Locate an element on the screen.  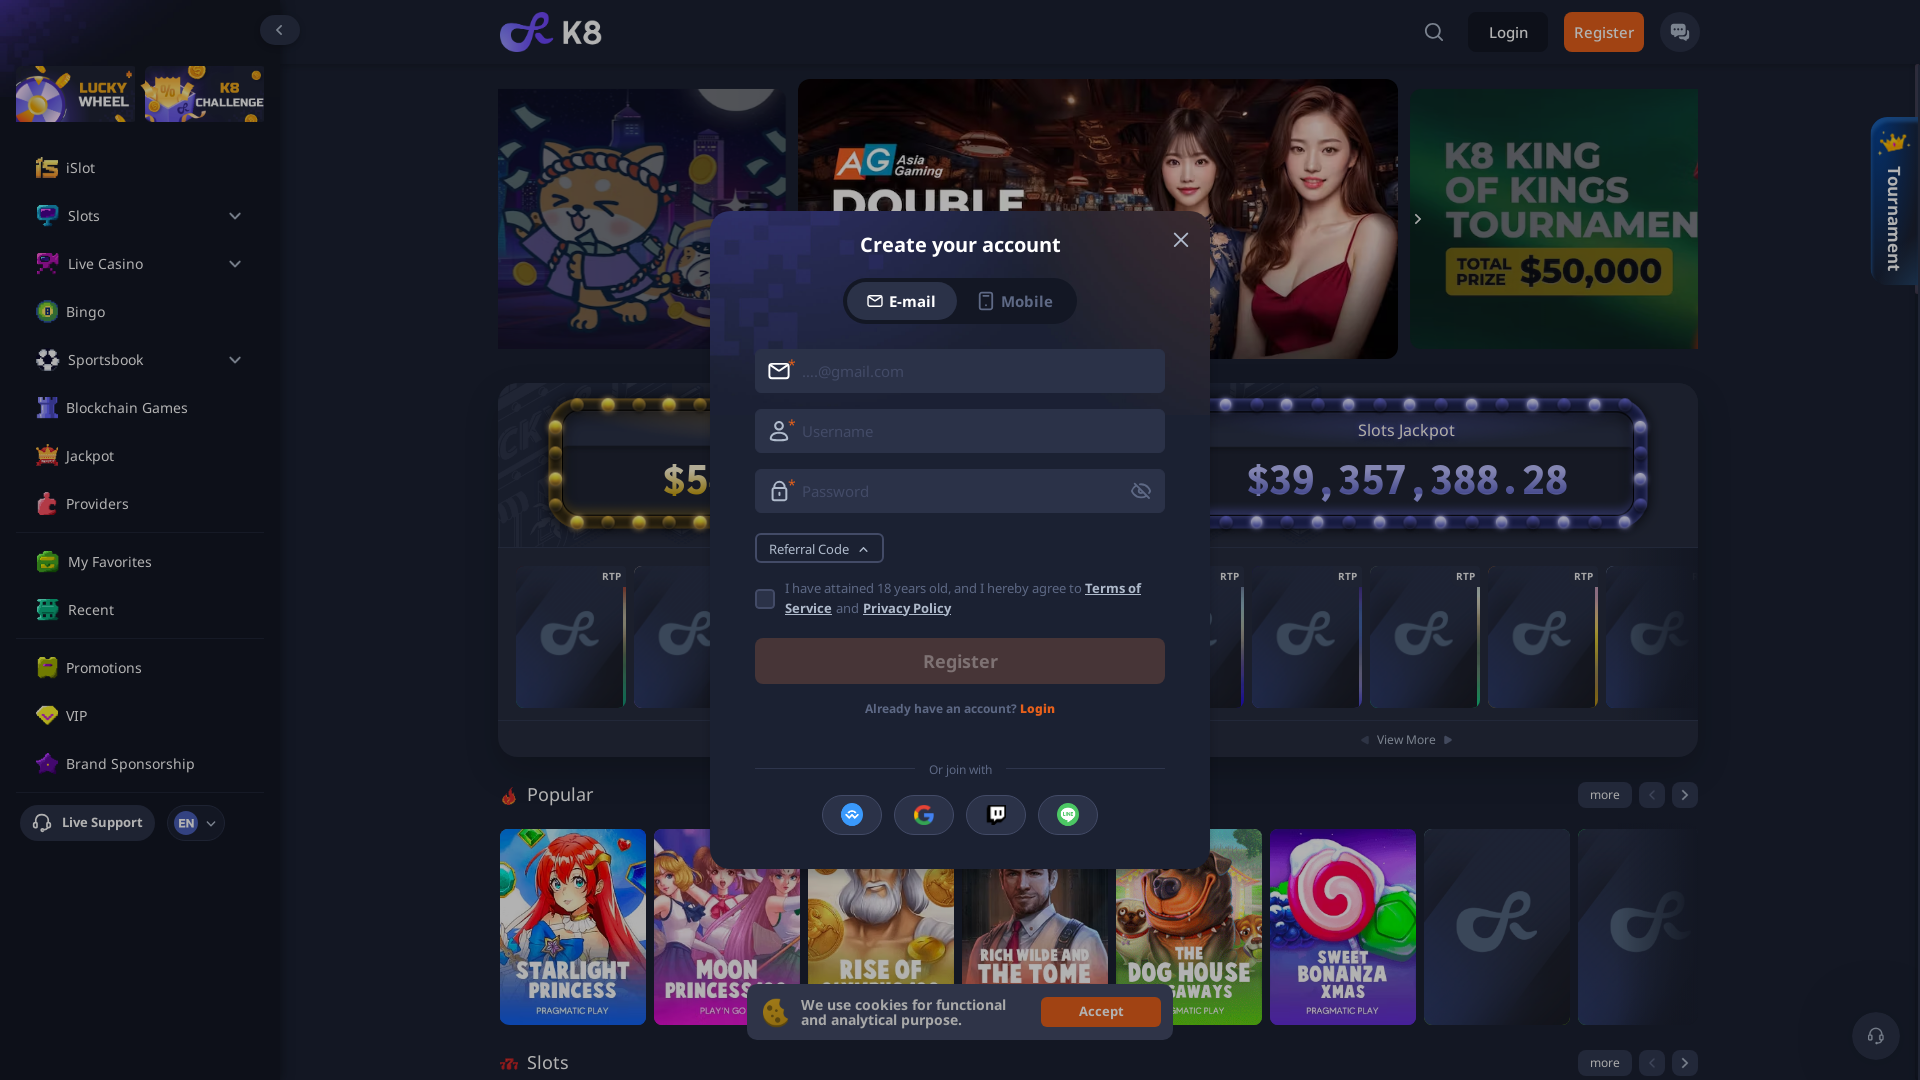
'more' is located at coordinates (1604, 793).